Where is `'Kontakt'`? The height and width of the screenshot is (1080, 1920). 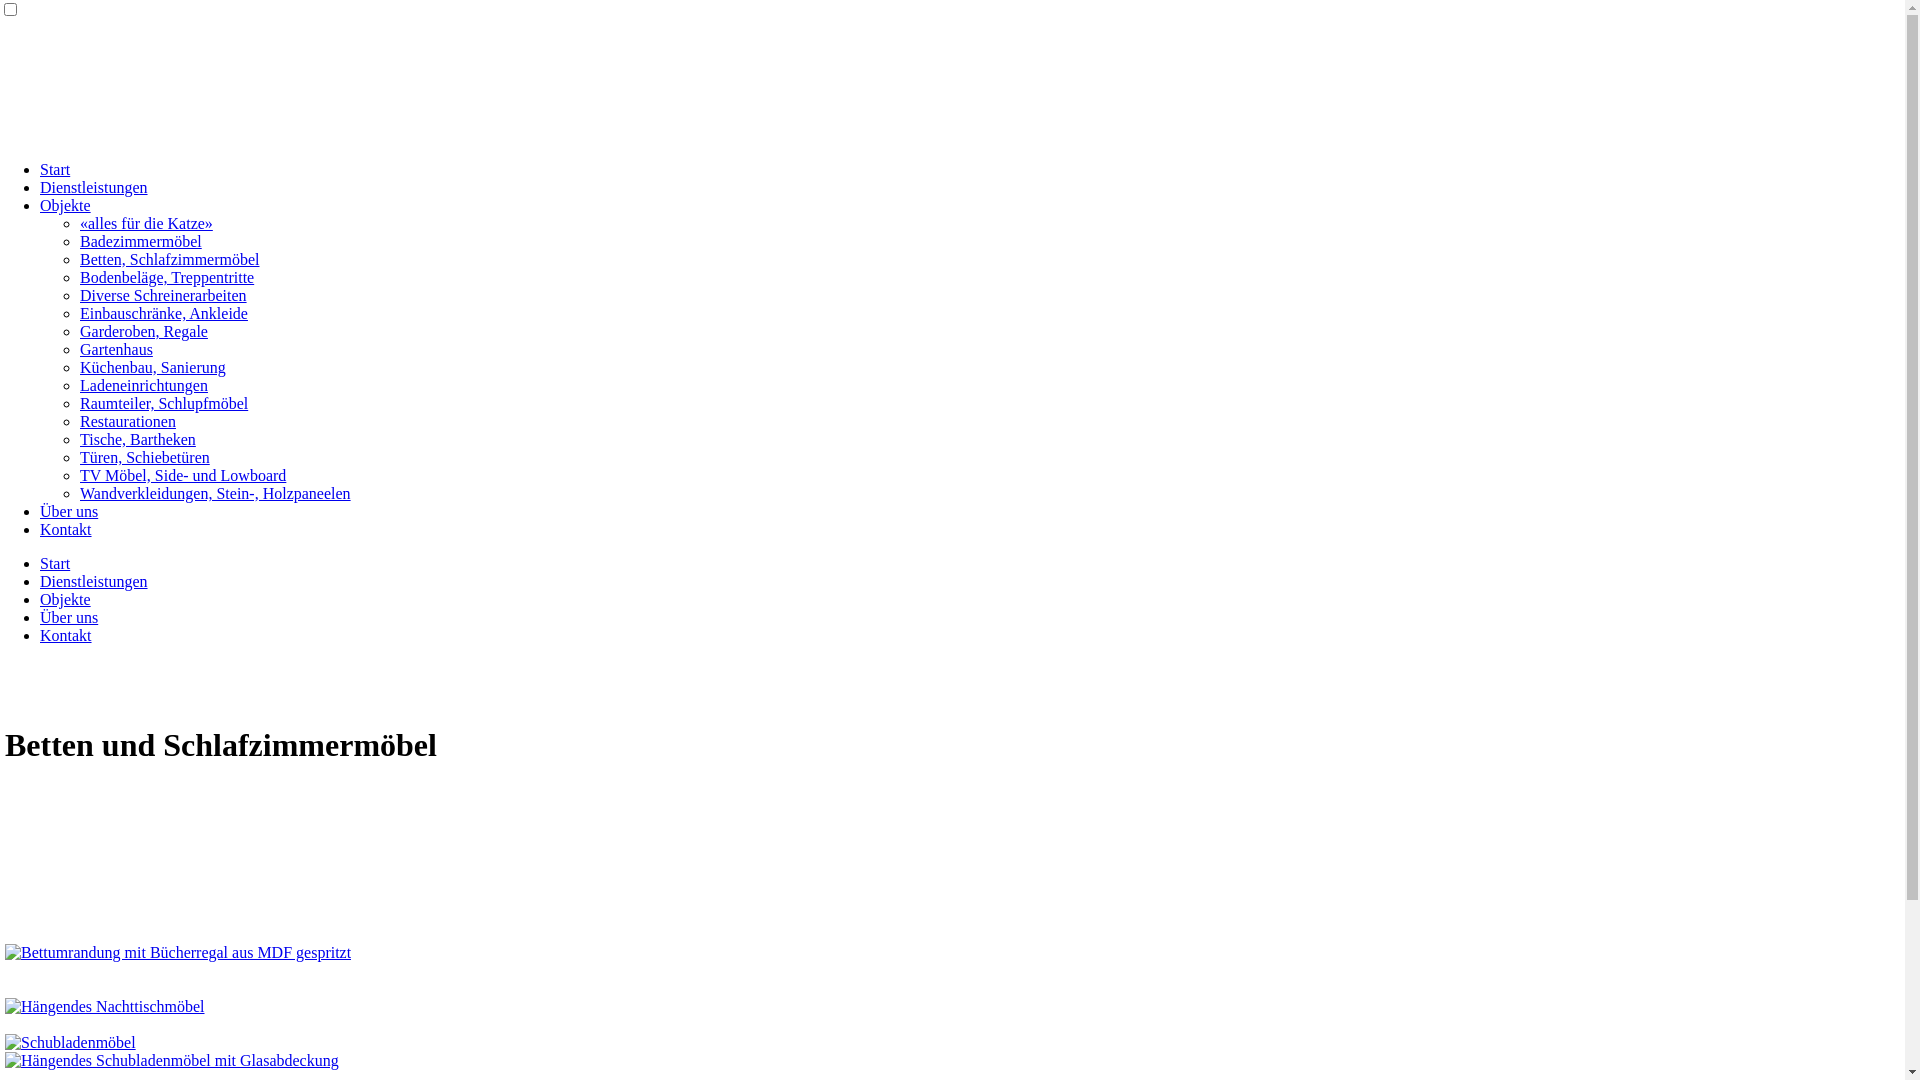
'Kontakt' is located at coordinates (66, 635).